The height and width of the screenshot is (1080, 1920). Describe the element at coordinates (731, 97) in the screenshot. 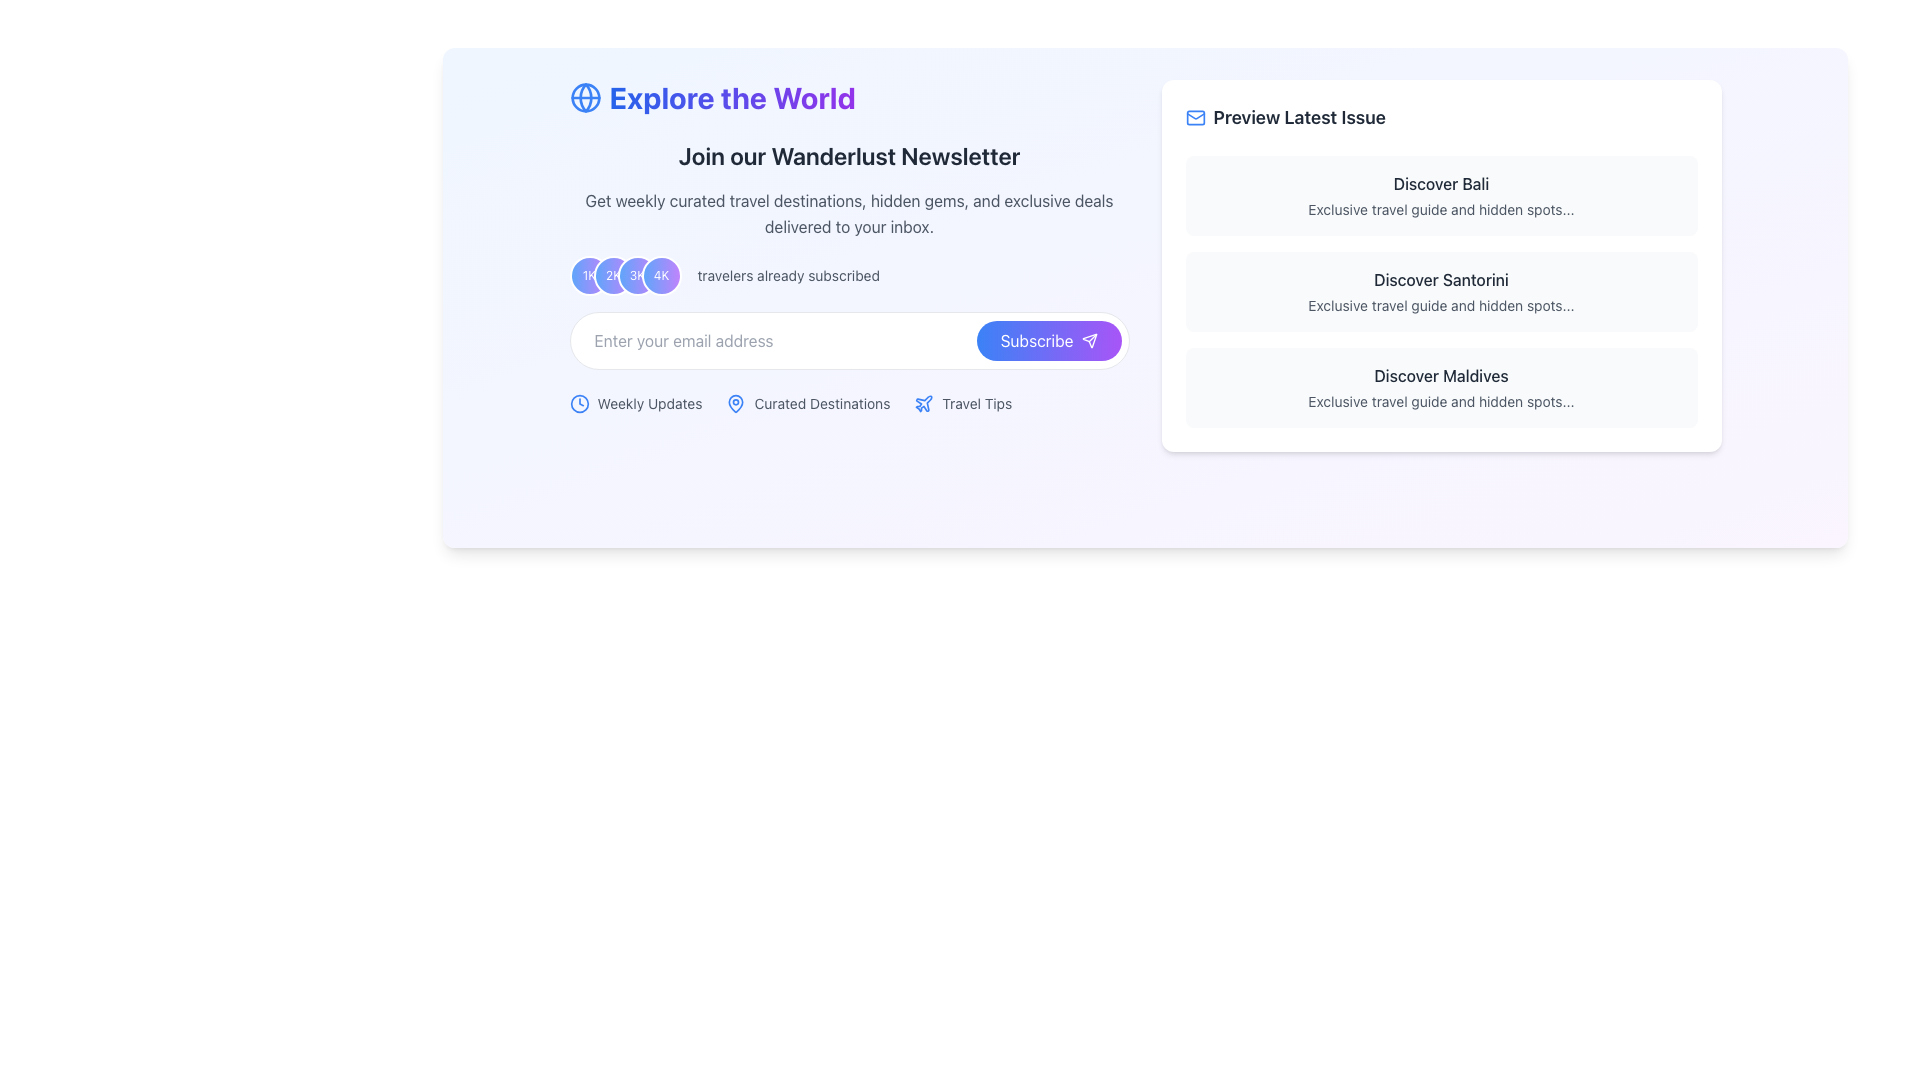

I see `the static header text, which is styled with a bold, large font and gradient coloring, located near the top-left corner of the central content section` at that location.